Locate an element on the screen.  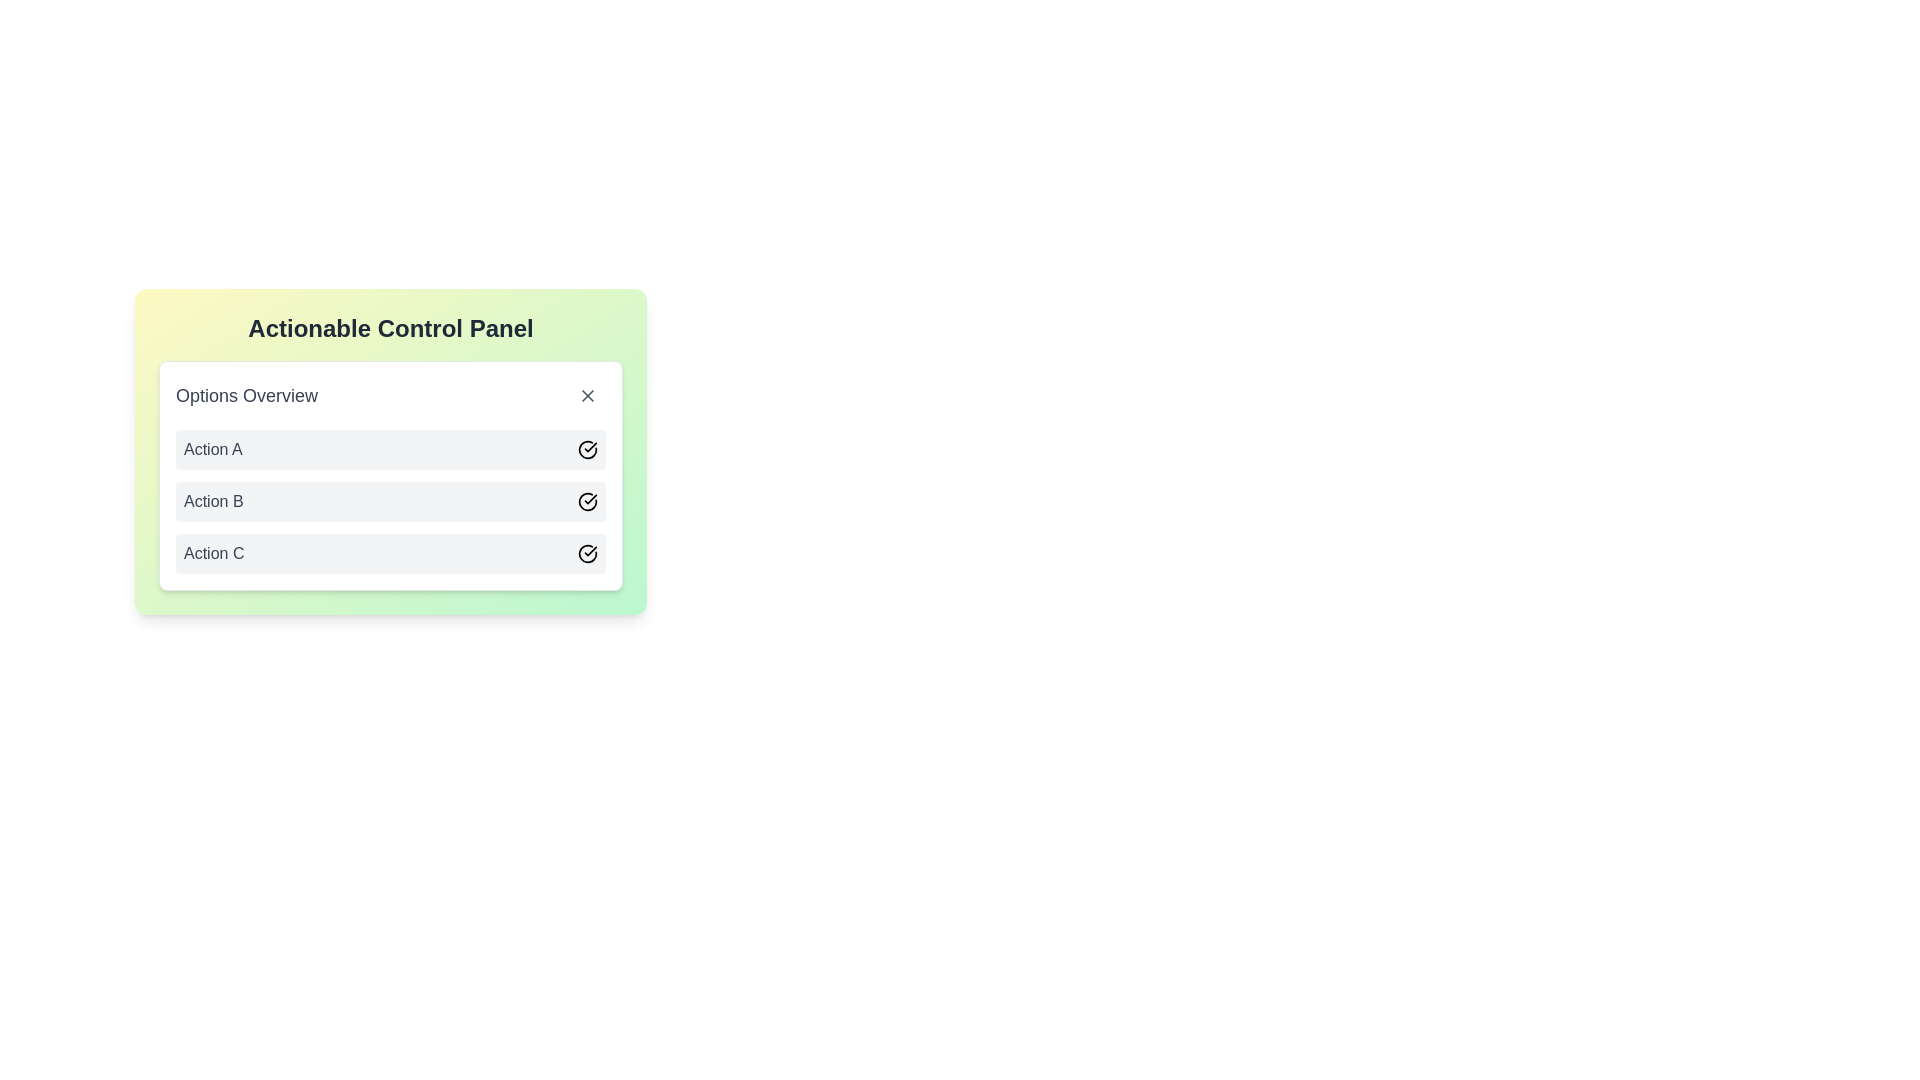
the circular icon with a checkmark inside, located at the far-right side of the row labeled 'Action A' is located at coordinates (587, 450).